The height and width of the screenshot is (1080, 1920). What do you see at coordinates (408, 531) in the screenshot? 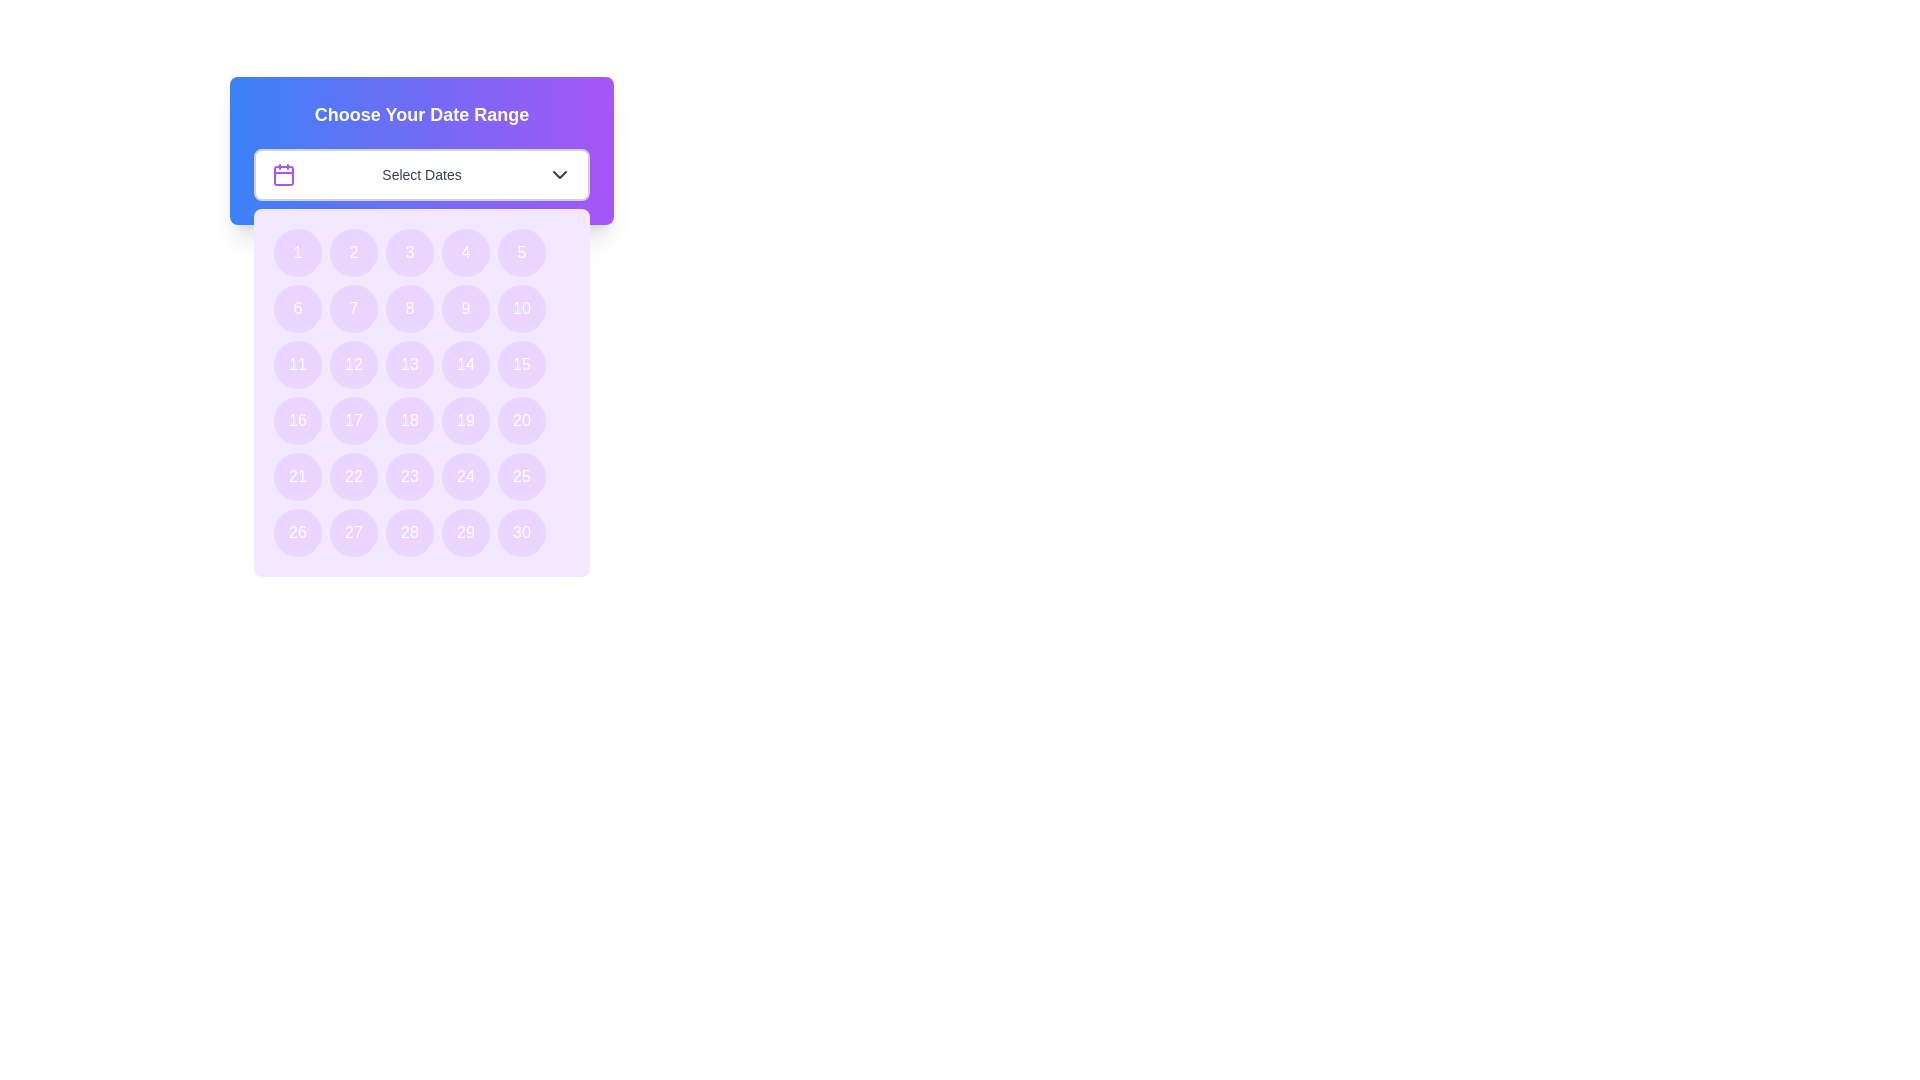
I see `the circular button with a light purple background displaying the number '28'` at bounding box center [408, 531].